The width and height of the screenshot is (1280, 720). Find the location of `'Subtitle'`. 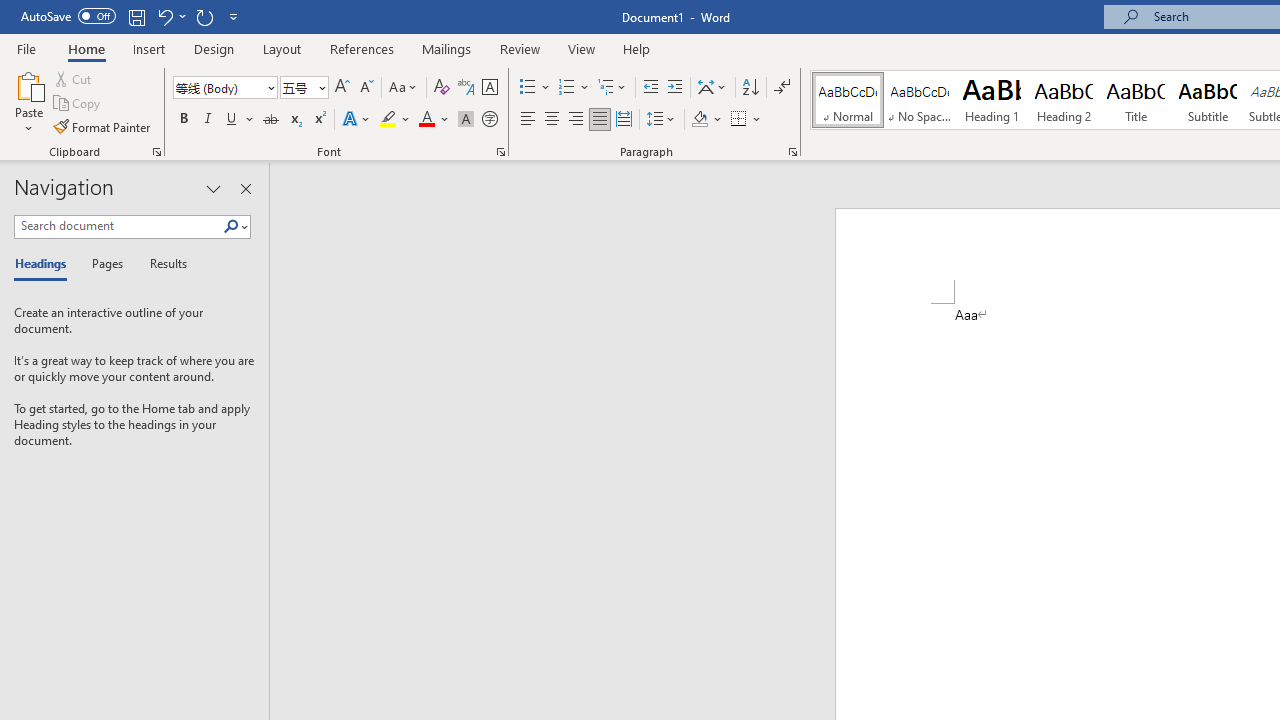

'Subtitle' is located at coordinates (1207, 100).